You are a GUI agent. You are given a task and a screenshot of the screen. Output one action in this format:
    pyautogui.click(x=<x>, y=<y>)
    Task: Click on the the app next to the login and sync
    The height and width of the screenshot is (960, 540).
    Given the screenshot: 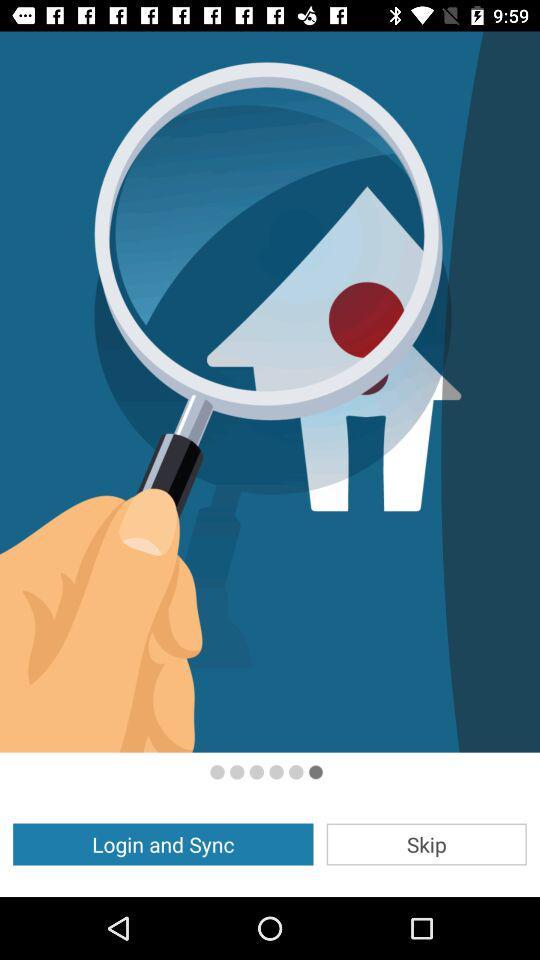 What is the action you would take?
    pyautogui.click(x=425, y=843)
    